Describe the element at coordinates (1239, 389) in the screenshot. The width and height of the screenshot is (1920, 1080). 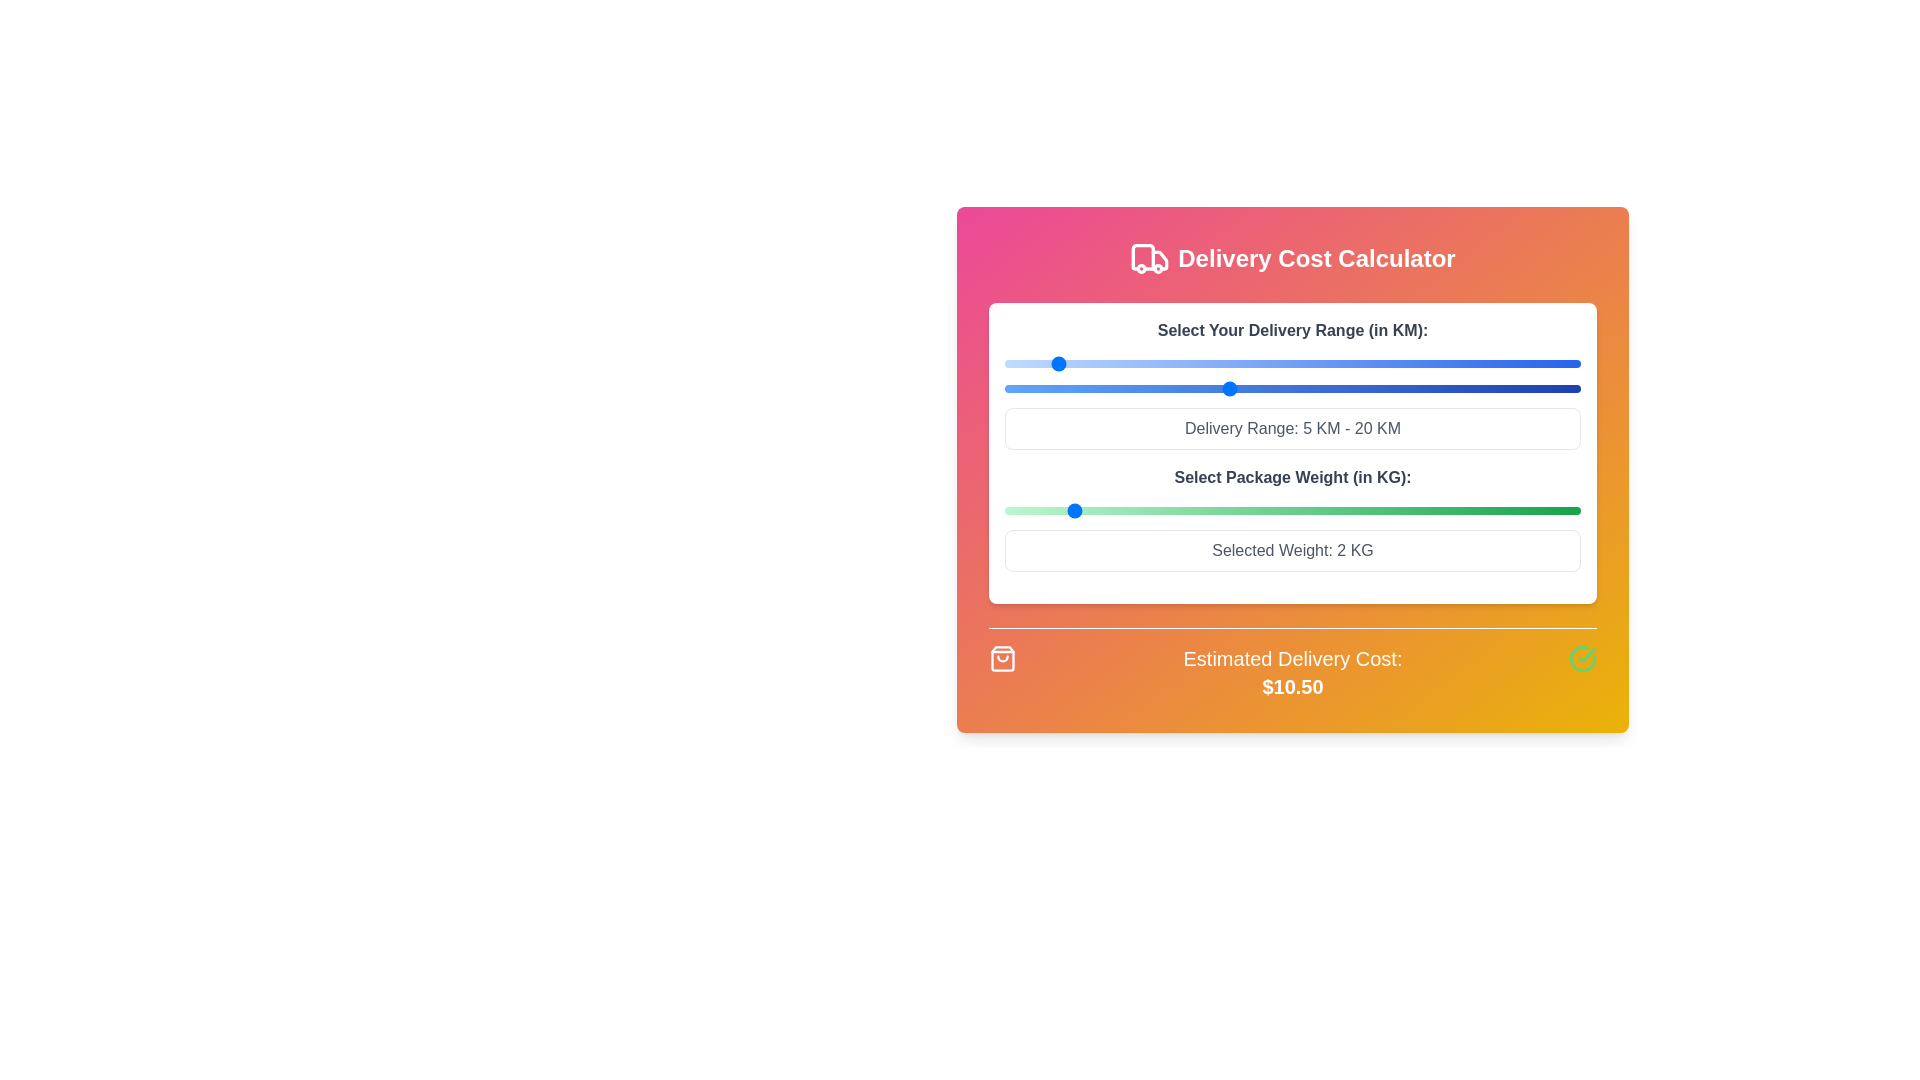
I see `delivery range` at that location.